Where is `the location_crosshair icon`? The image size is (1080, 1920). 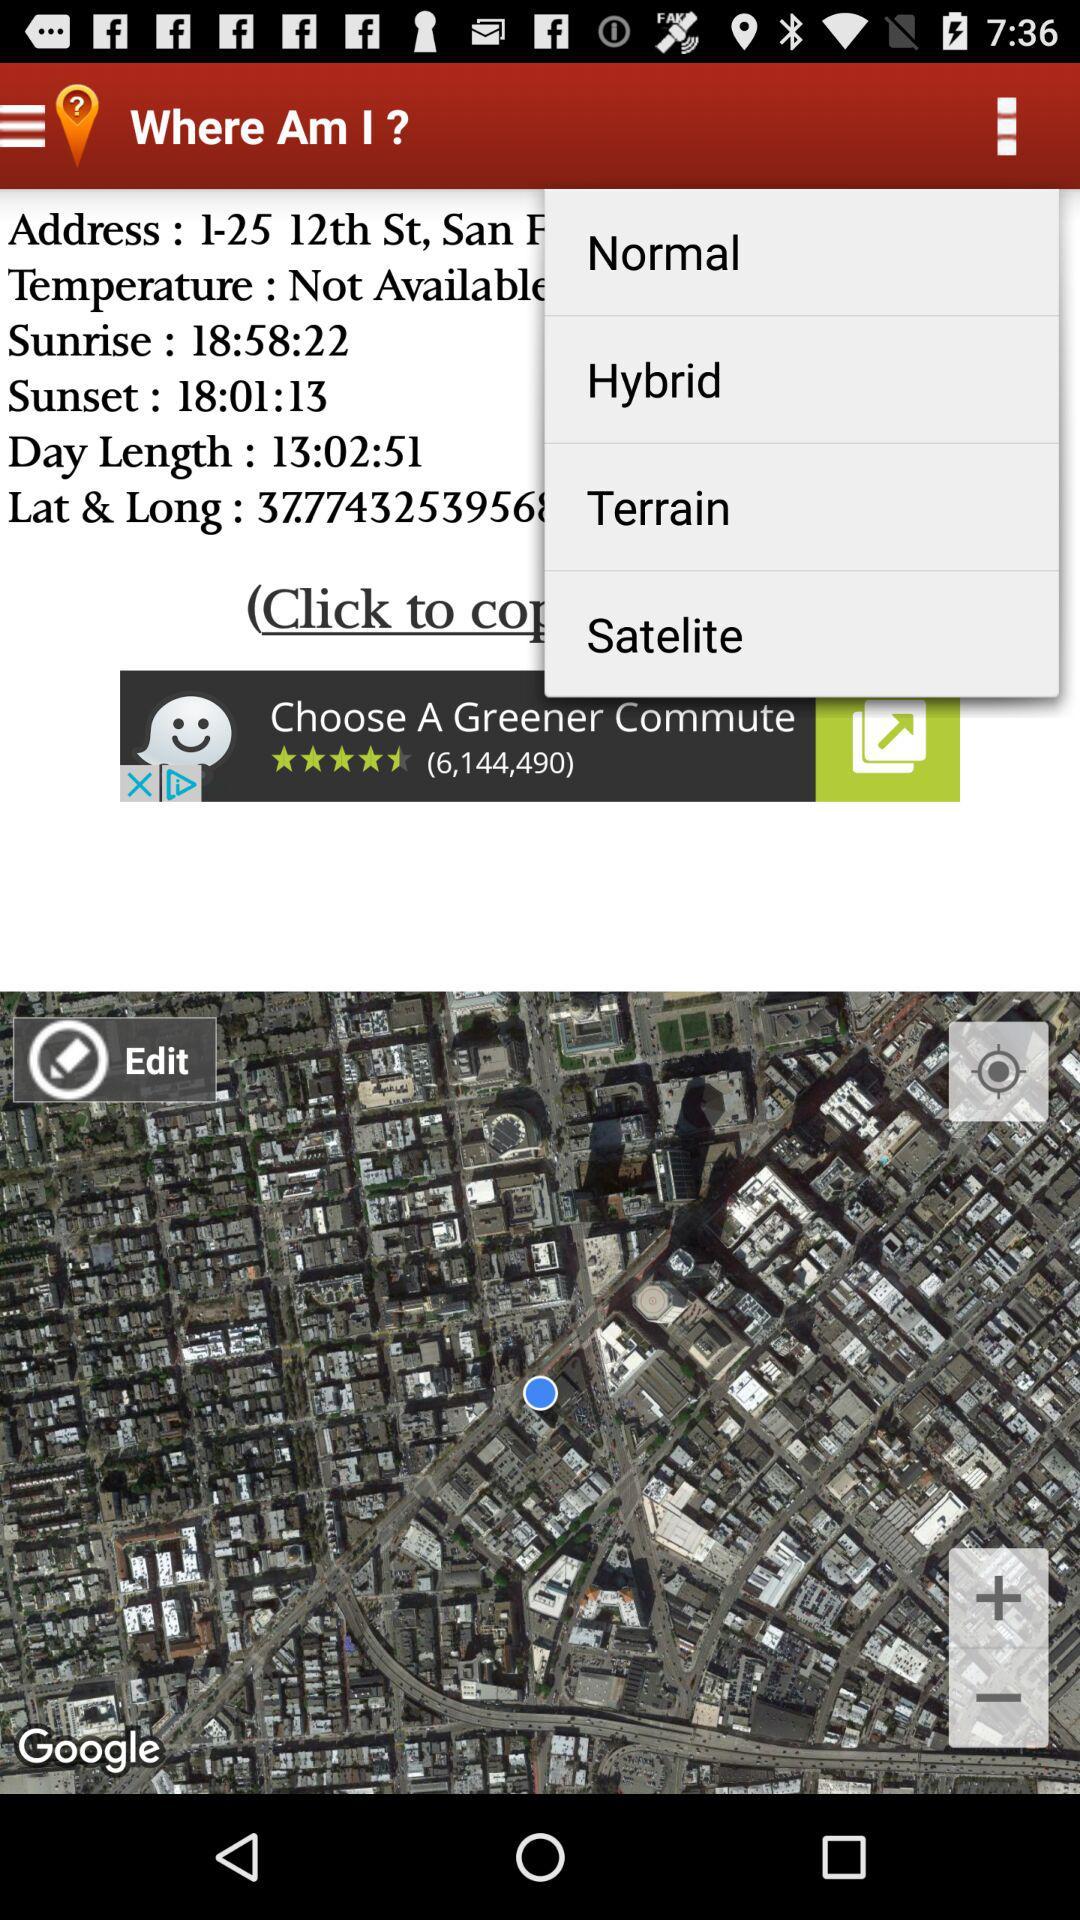
the location_crosshair icon is located at coordinates (998, 1148).